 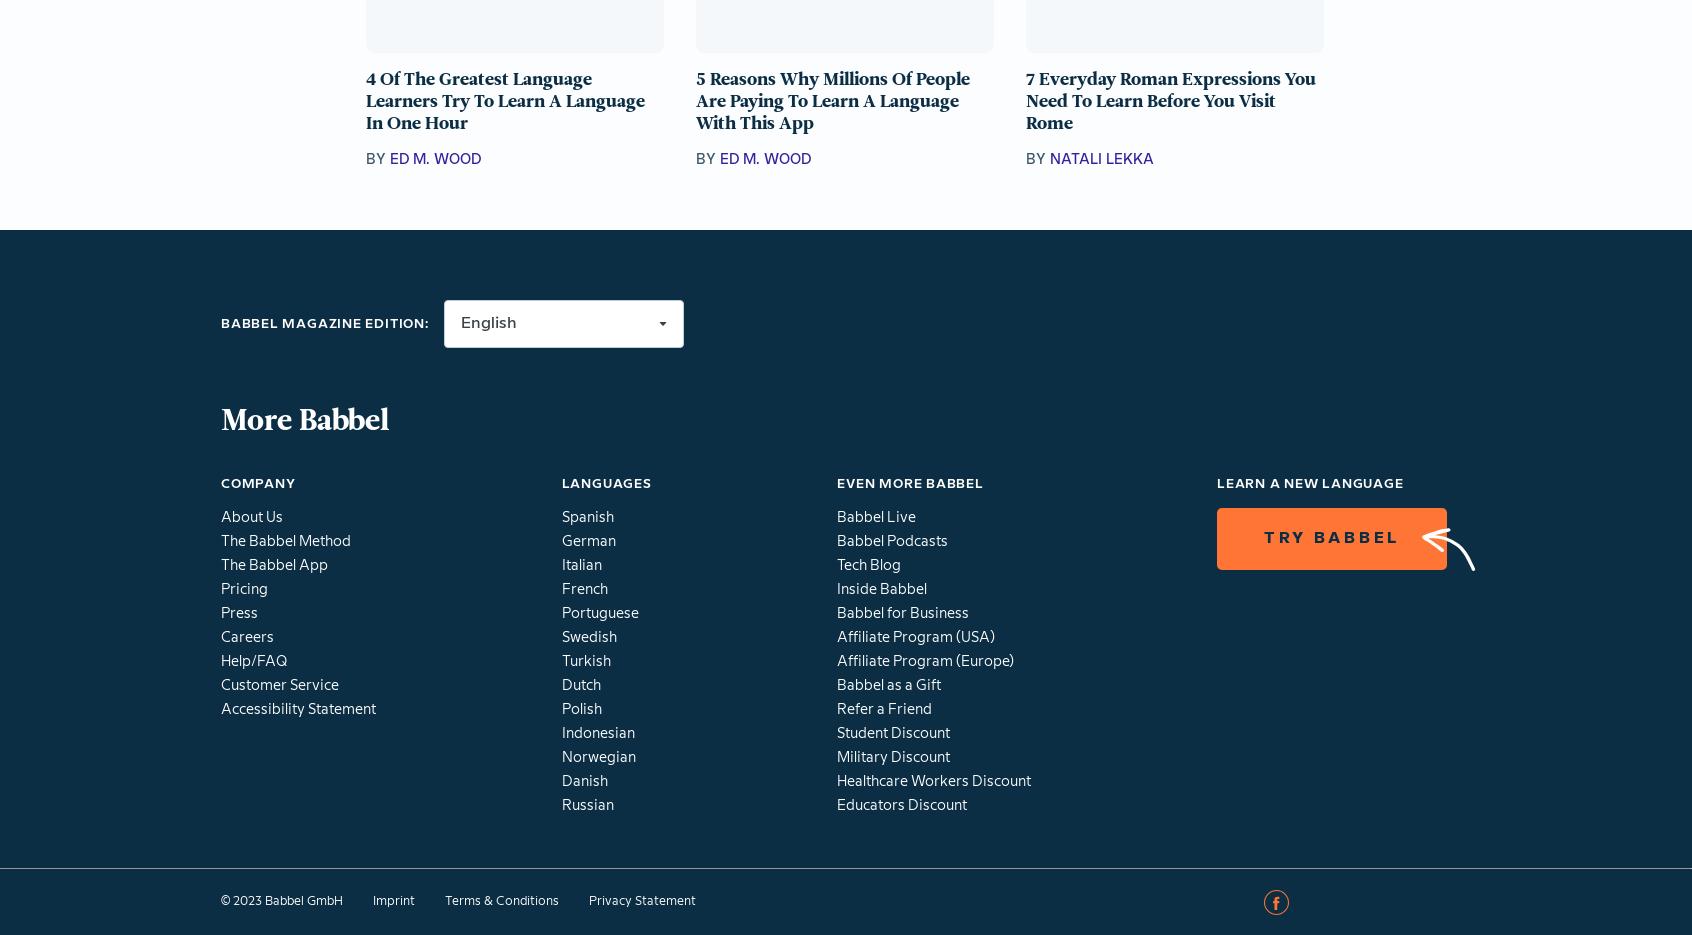 I want to click on 'Imprint', so click(x=394, y=901).